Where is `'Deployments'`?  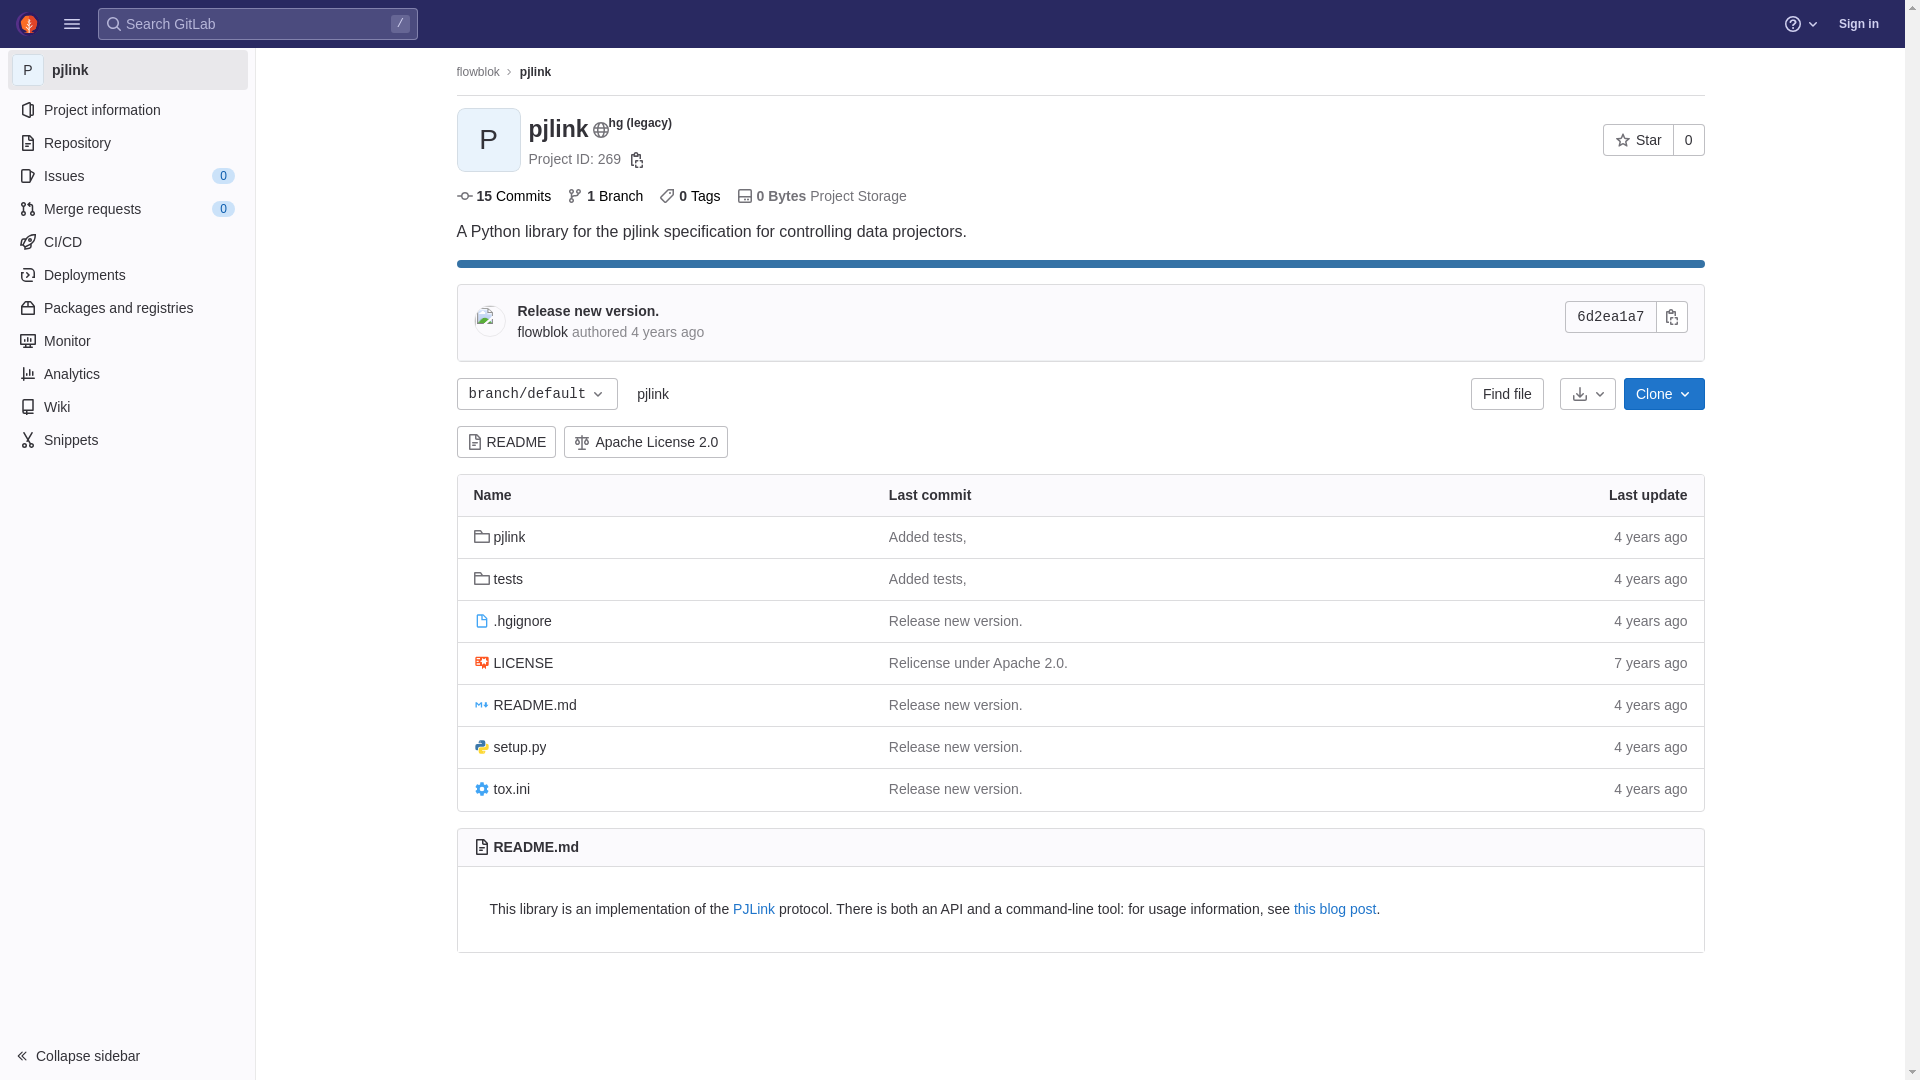 'Deployments' is located at coordinates (126, 274).